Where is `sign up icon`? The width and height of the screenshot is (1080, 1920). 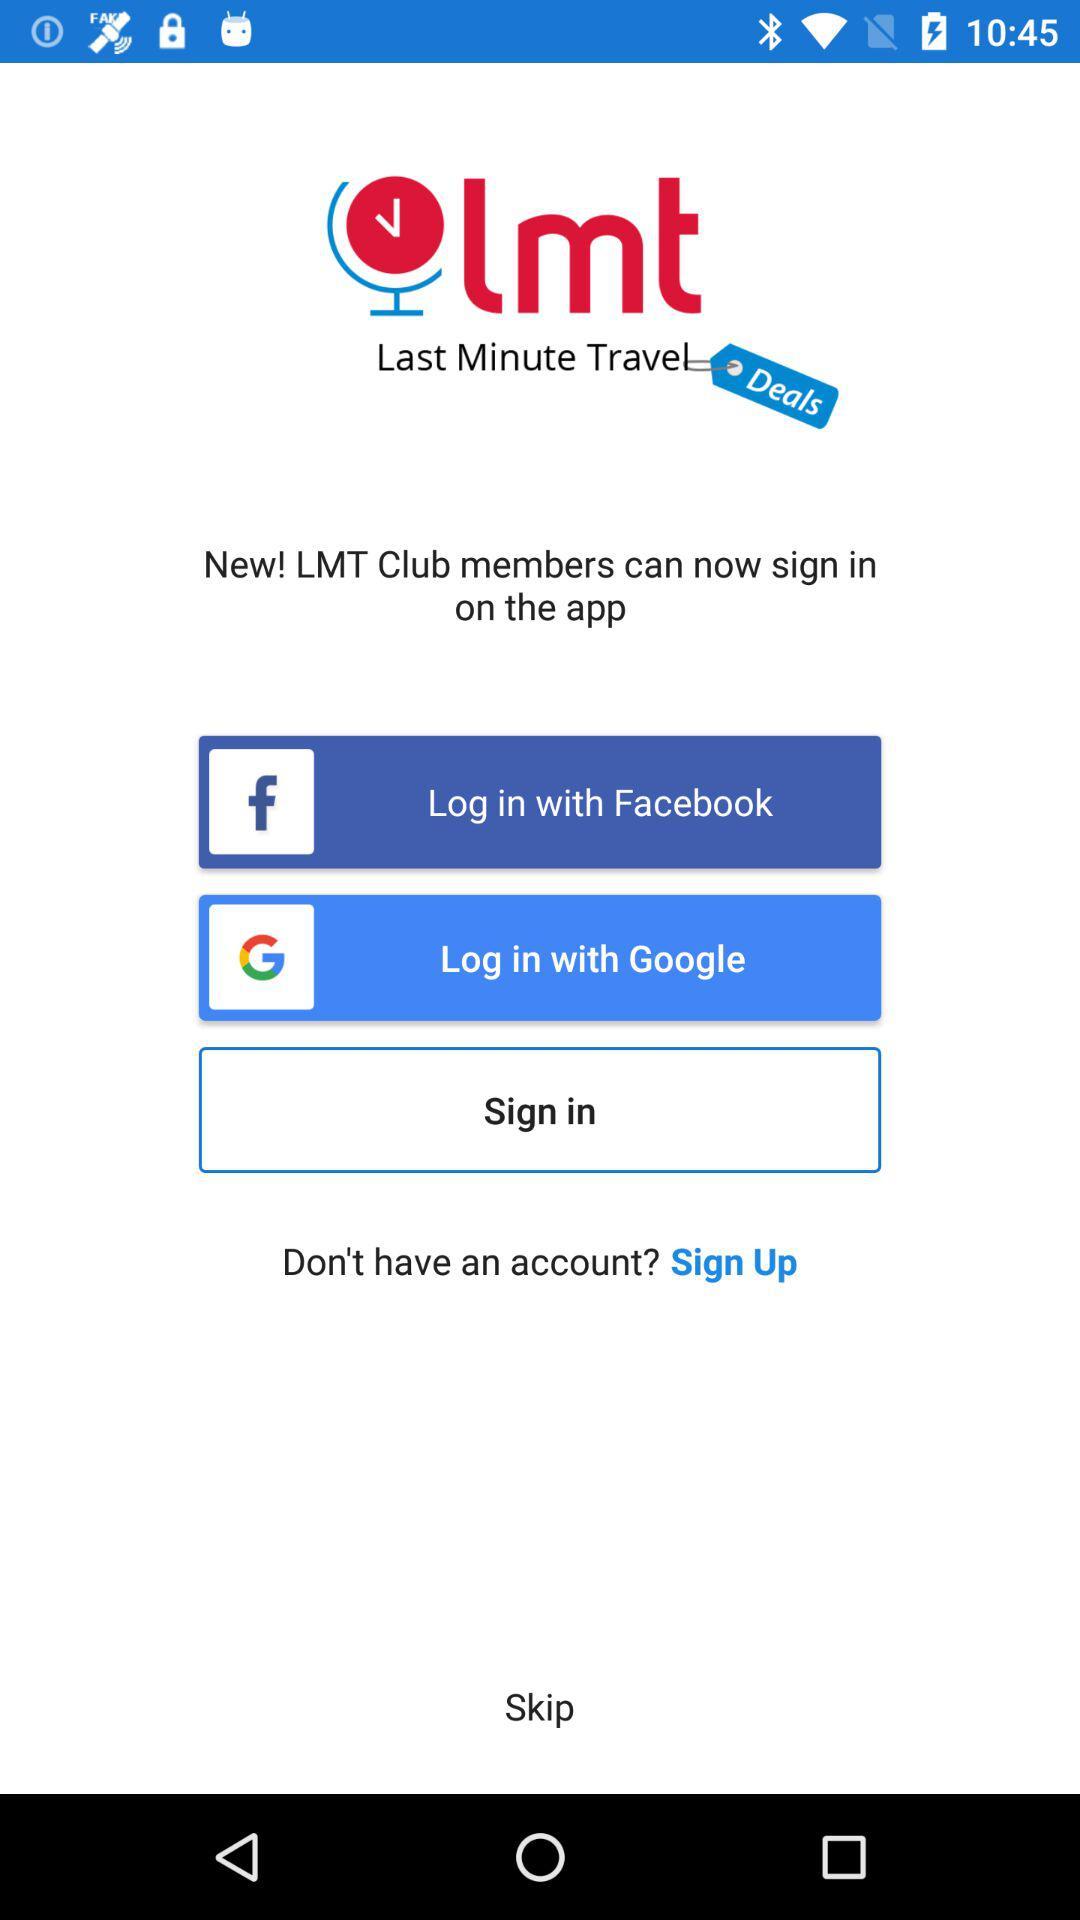
sign up icon is located at coordinates (734, 1259).